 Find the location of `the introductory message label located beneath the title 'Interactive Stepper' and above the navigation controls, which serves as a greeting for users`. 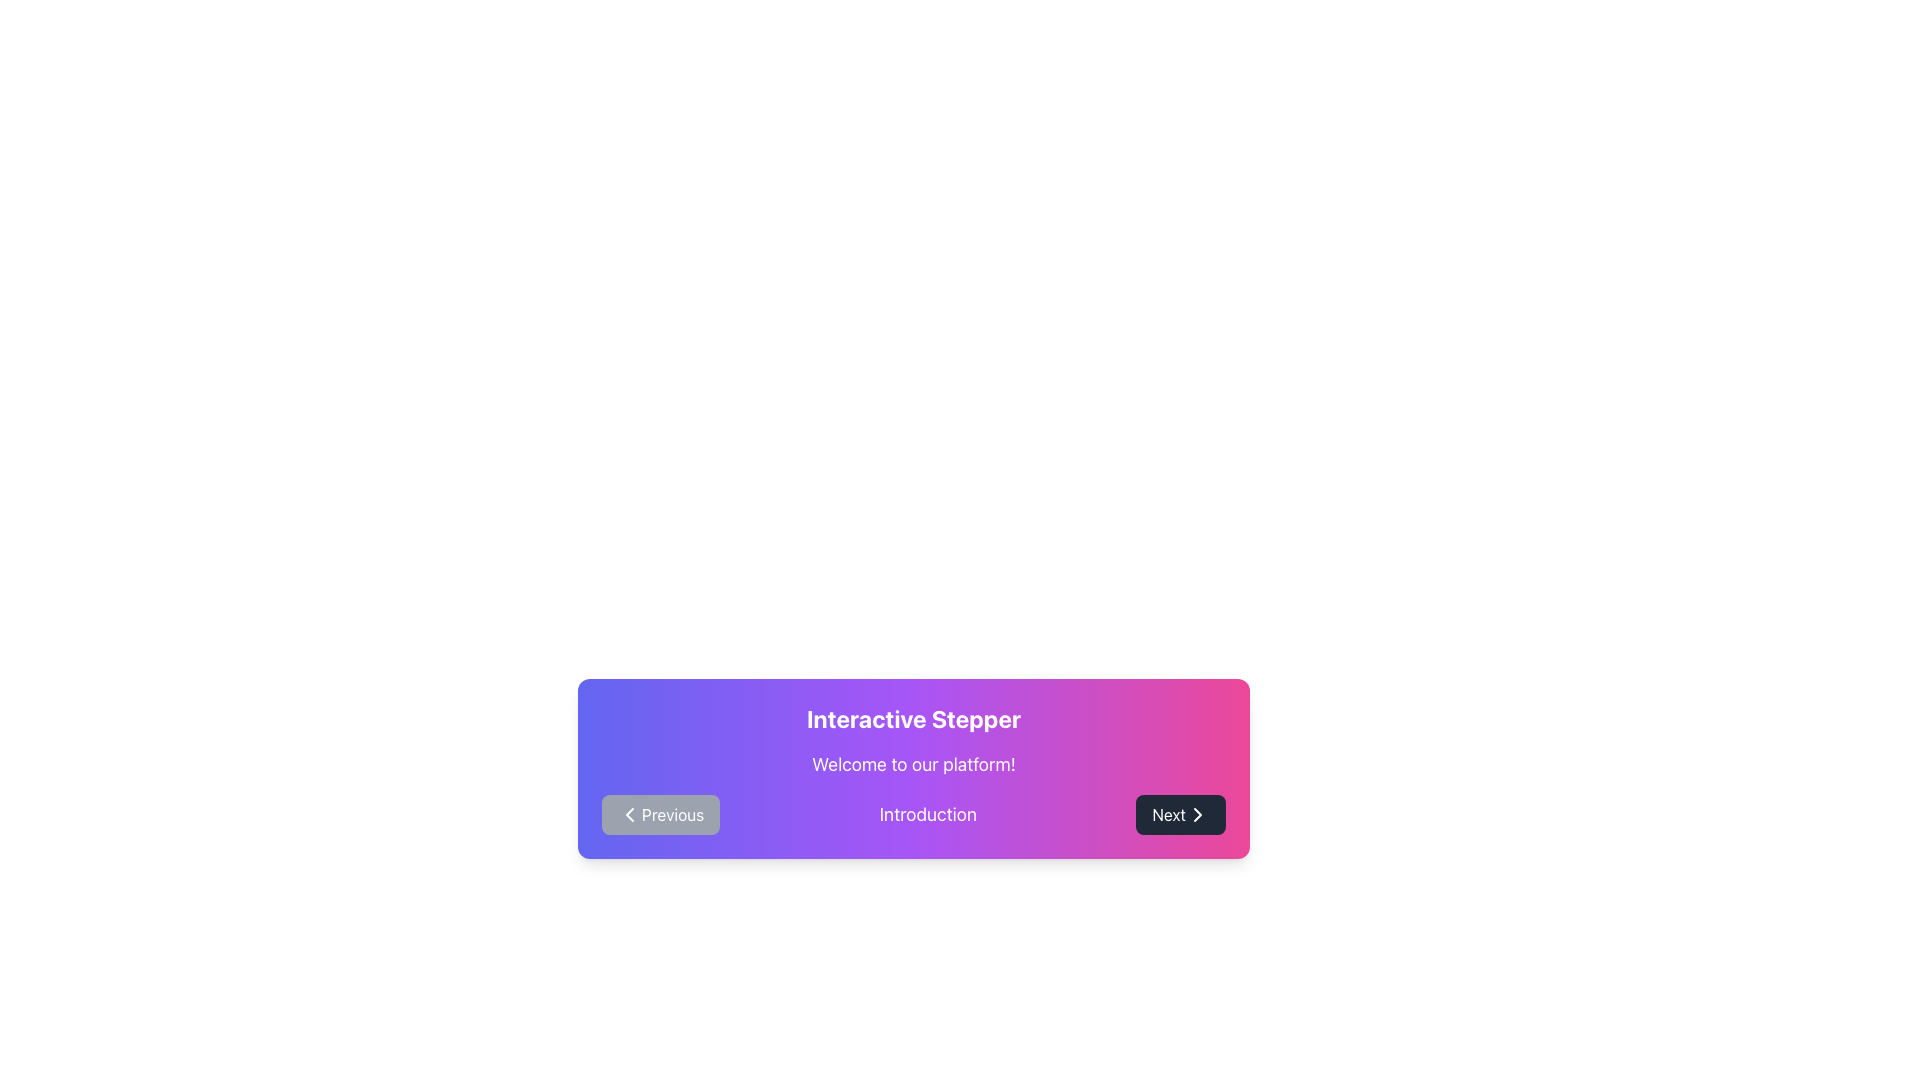

the introductory message label located beneath the title 'Interactive Stepper' and above the navigation controls, which serves as a greeting for users is located at coordinates (912, 764).